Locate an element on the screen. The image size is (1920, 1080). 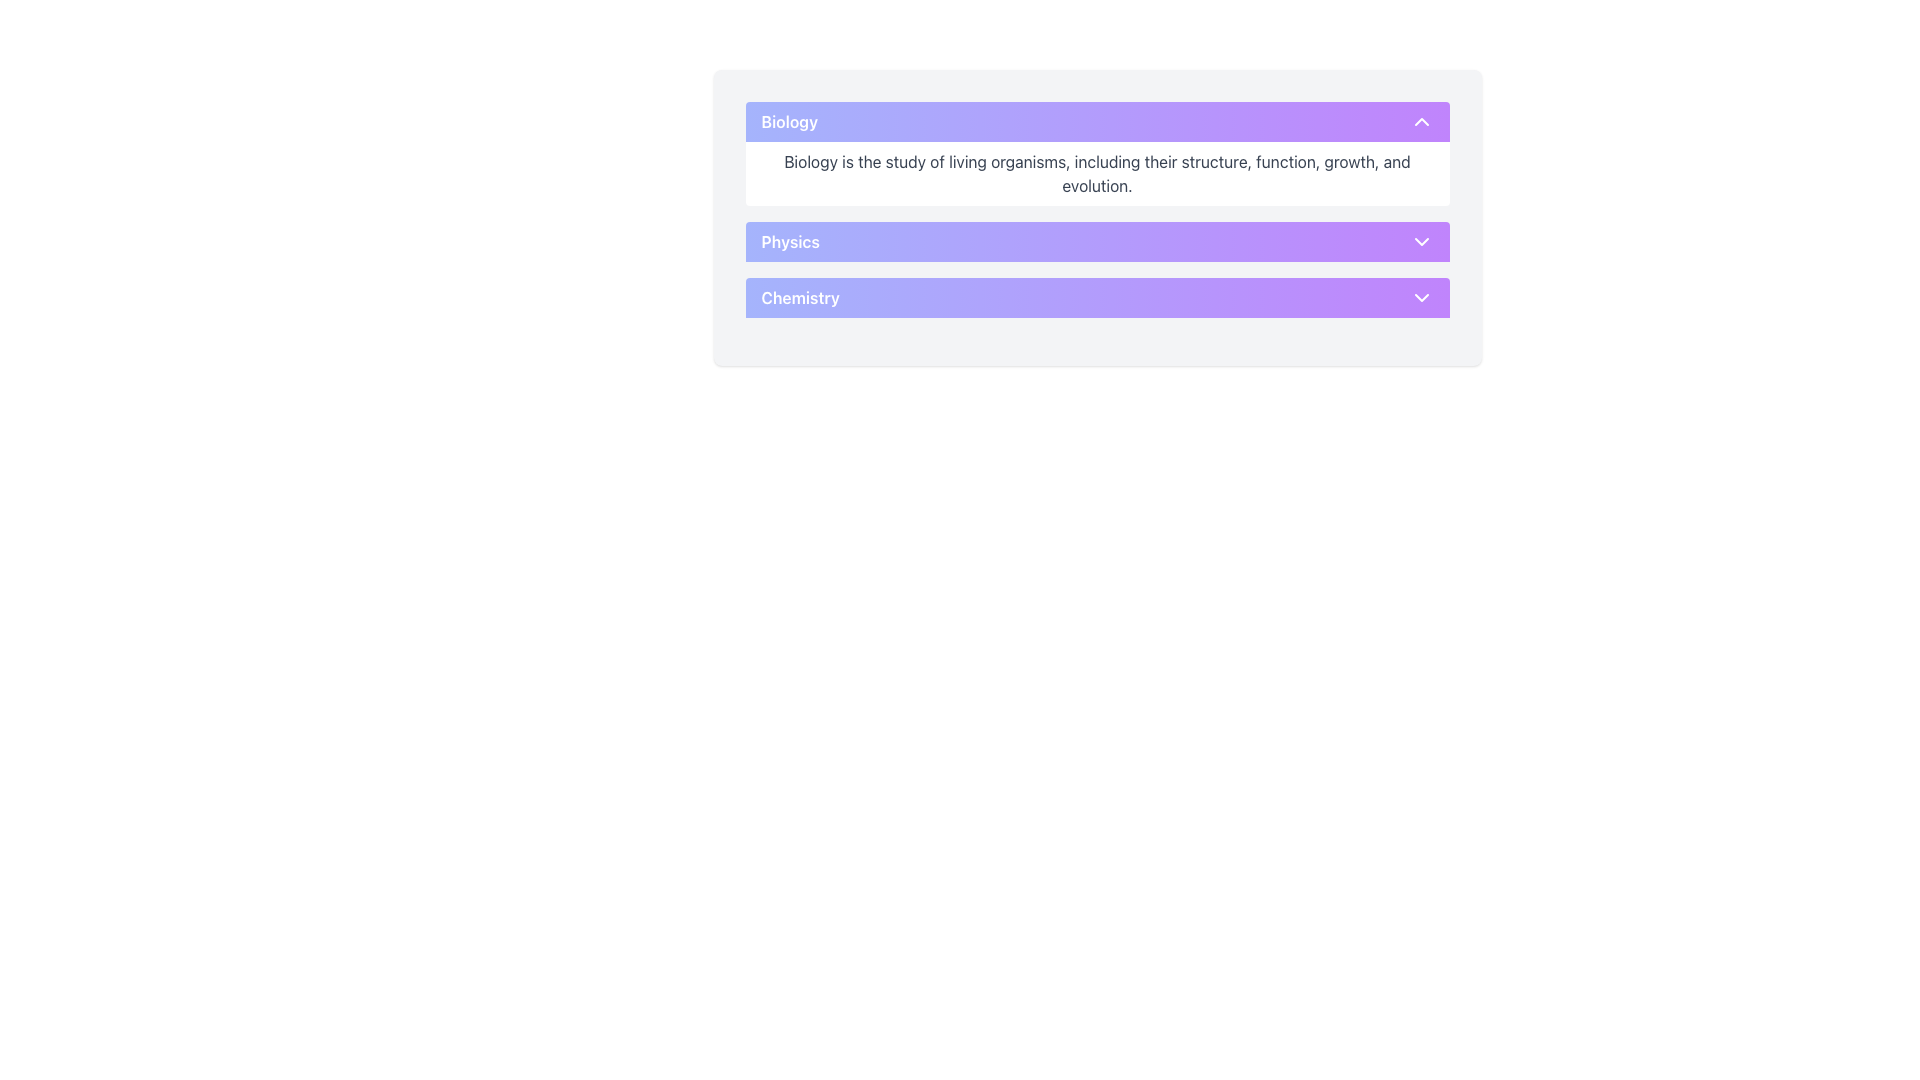
text content of the 'Biology' label, which is displayed in bold font within a gradient-colored bar at the top of the subject headers is located at coordinates (788, 122).